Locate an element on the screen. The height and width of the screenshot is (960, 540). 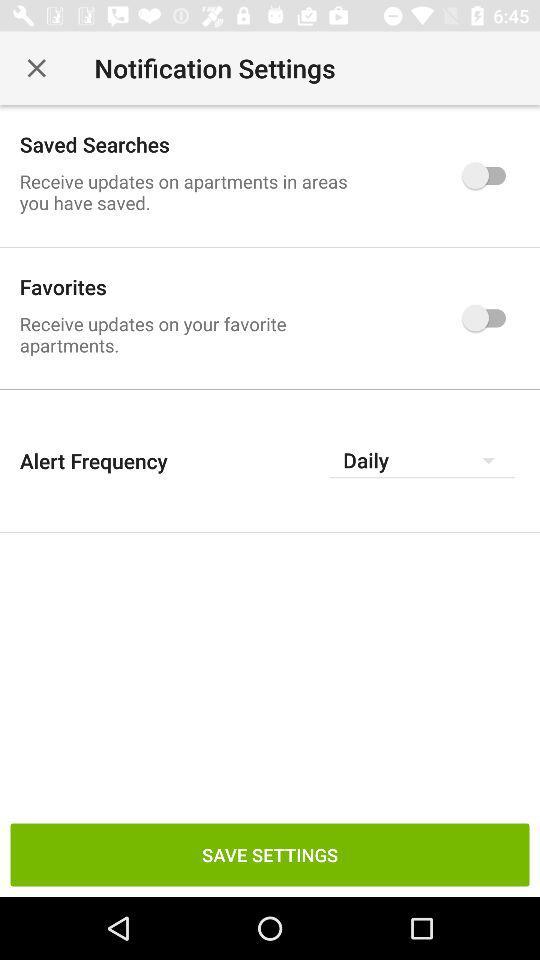
icon above the saved searches item is located at coordinates (36, 68).